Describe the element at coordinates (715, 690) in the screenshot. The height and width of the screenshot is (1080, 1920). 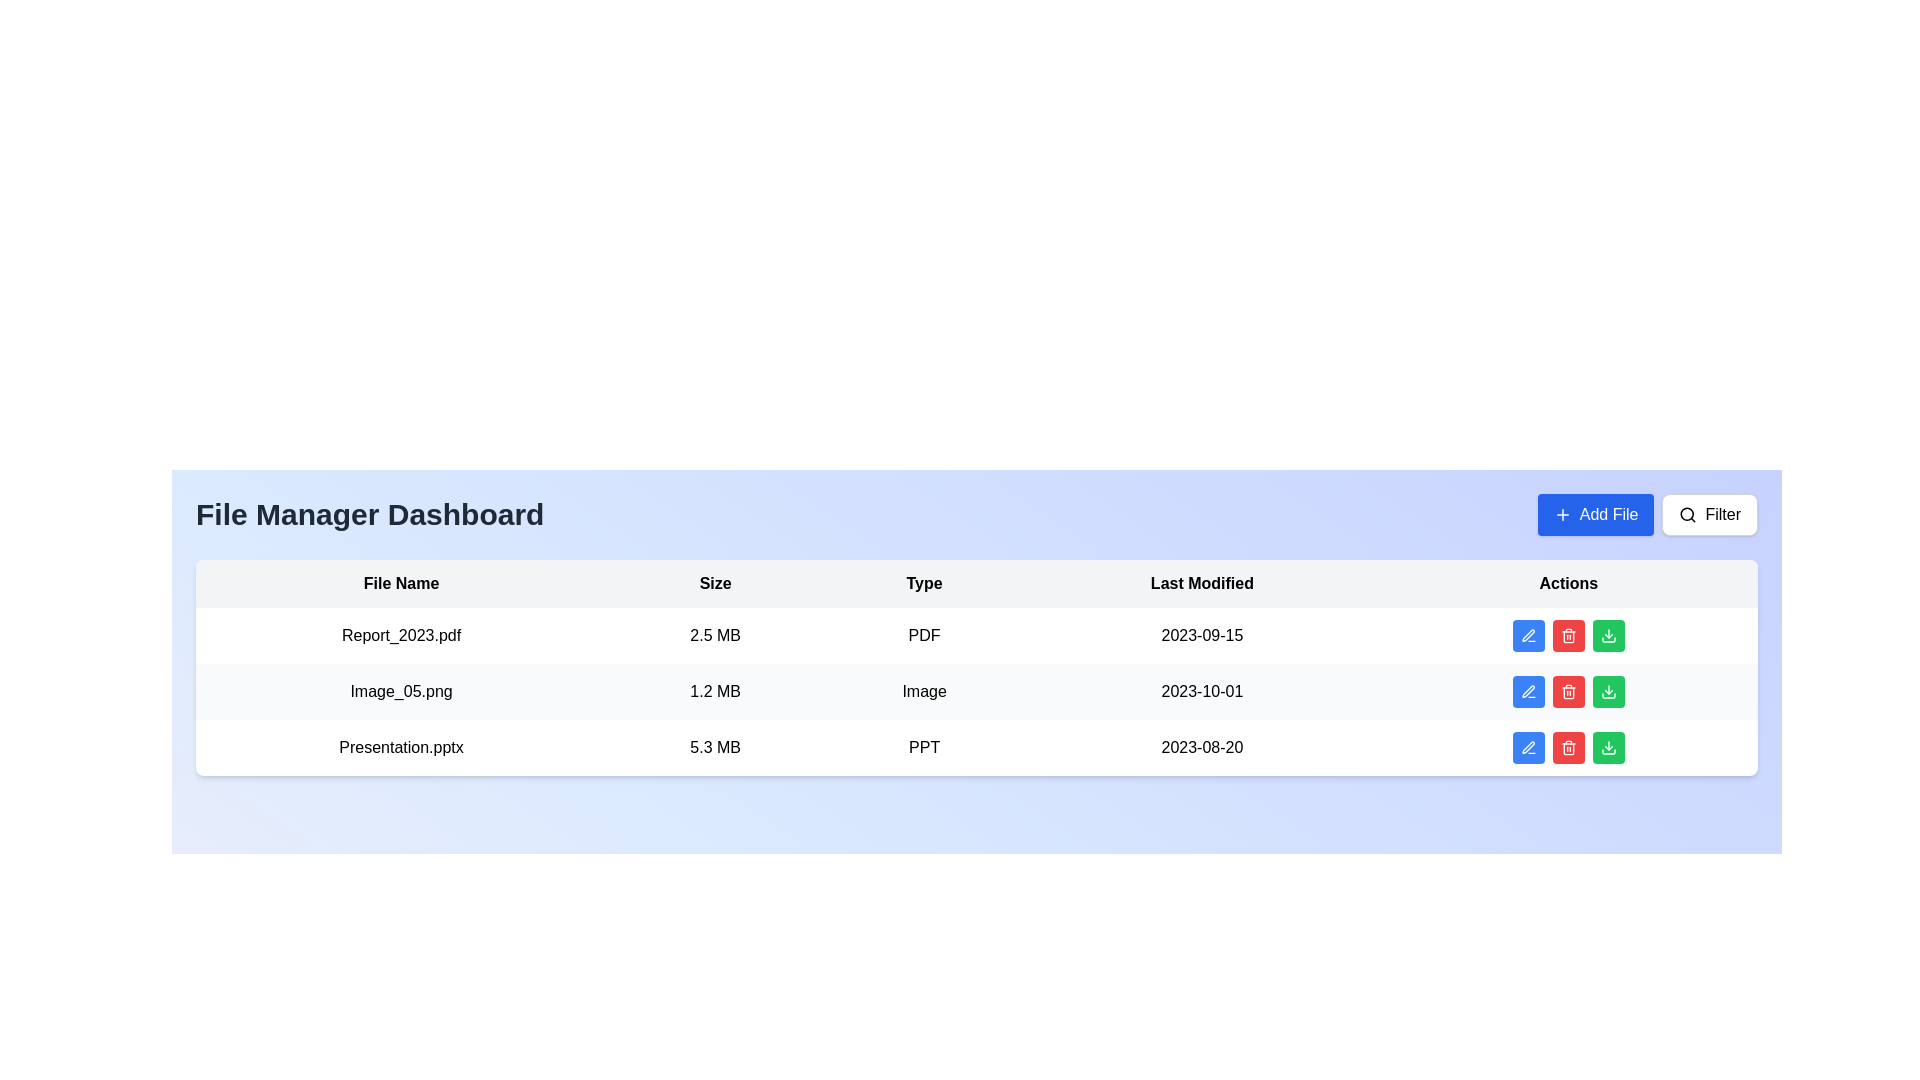
I see `the Text label indicating the file size for the 'Image_05.png' entry in the second row of the file list` at that location.